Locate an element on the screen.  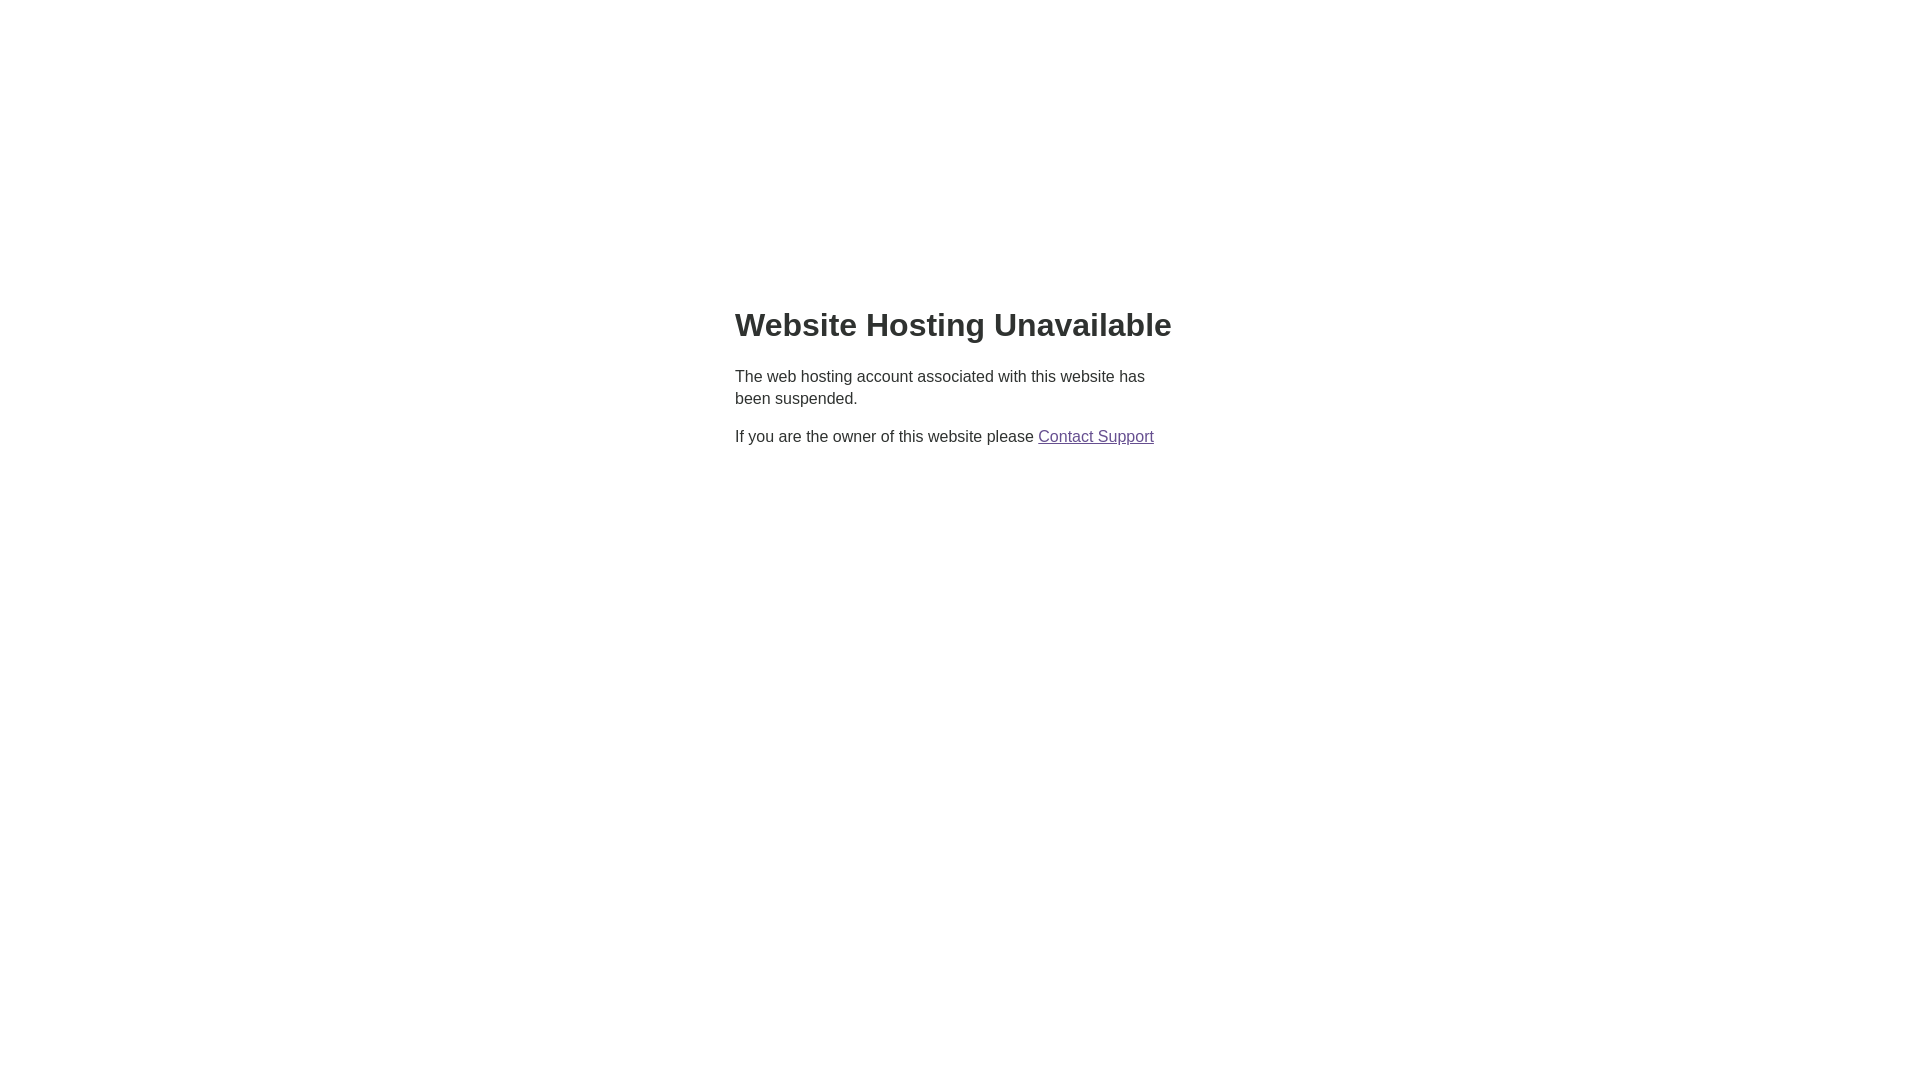
'Contact Support' is located at coordinates (1094, 435).